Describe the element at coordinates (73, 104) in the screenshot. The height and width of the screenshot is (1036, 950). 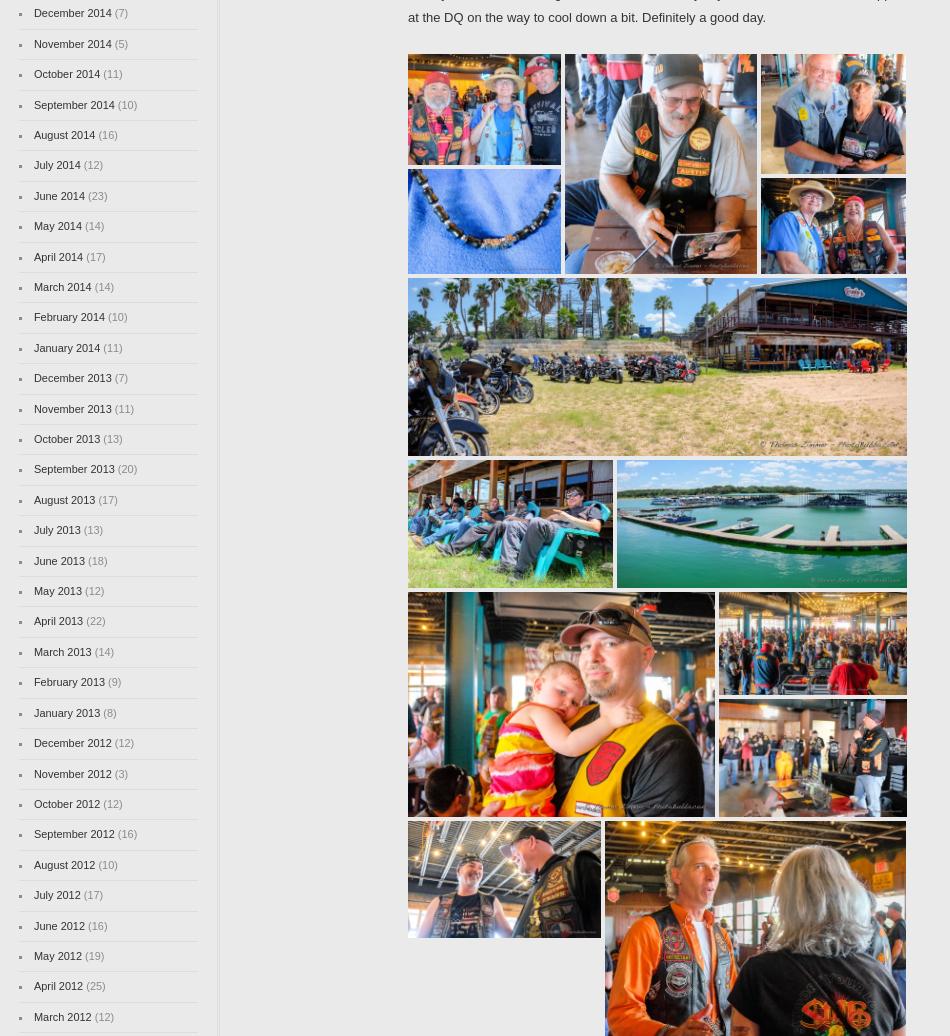
I see `'September 2014'` at that location.